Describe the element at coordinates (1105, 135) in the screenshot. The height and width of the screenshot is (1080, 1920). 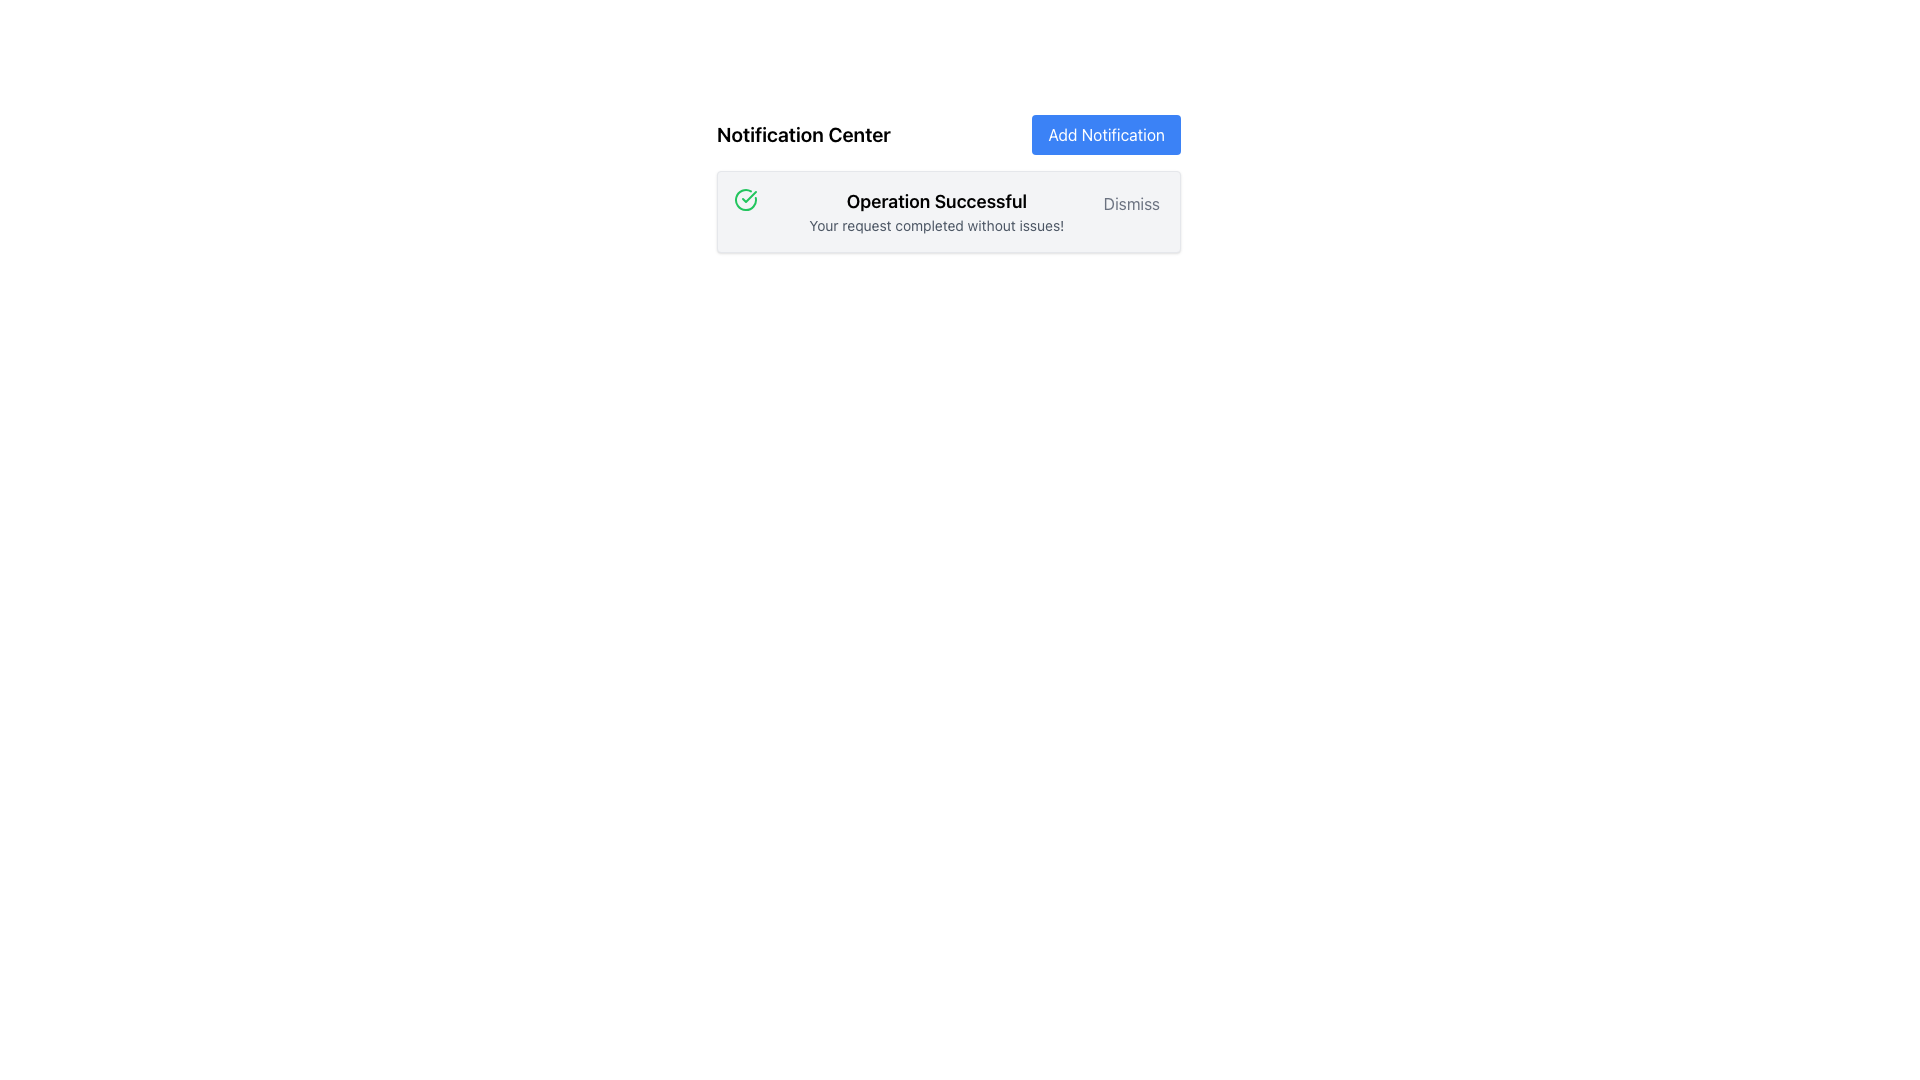
I see `the 'Add Notification' button with a blue background and white text located at the top-right corner of the Notification Center section` at that location.